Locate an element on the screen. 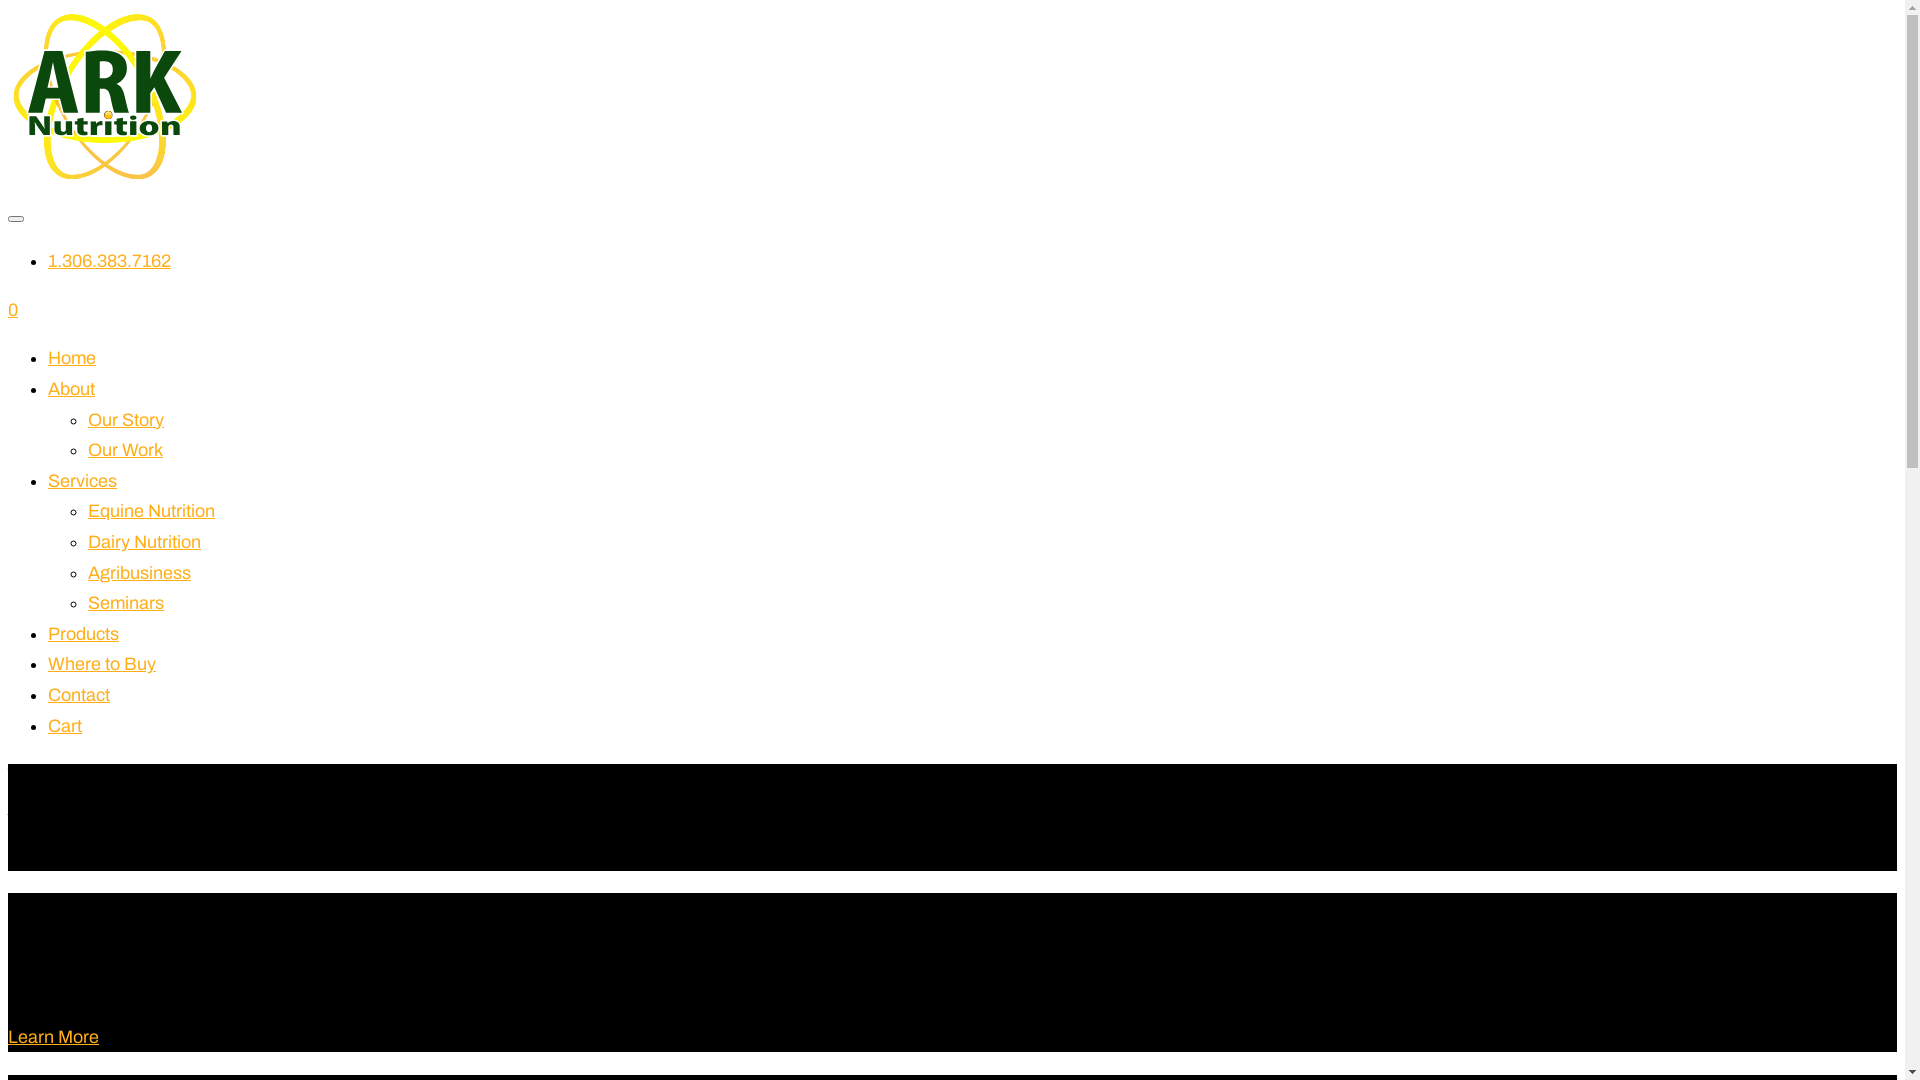 The height and width of the screenshot is (1080, 1920). 'Our Story' is located at coordinates (124, 419).